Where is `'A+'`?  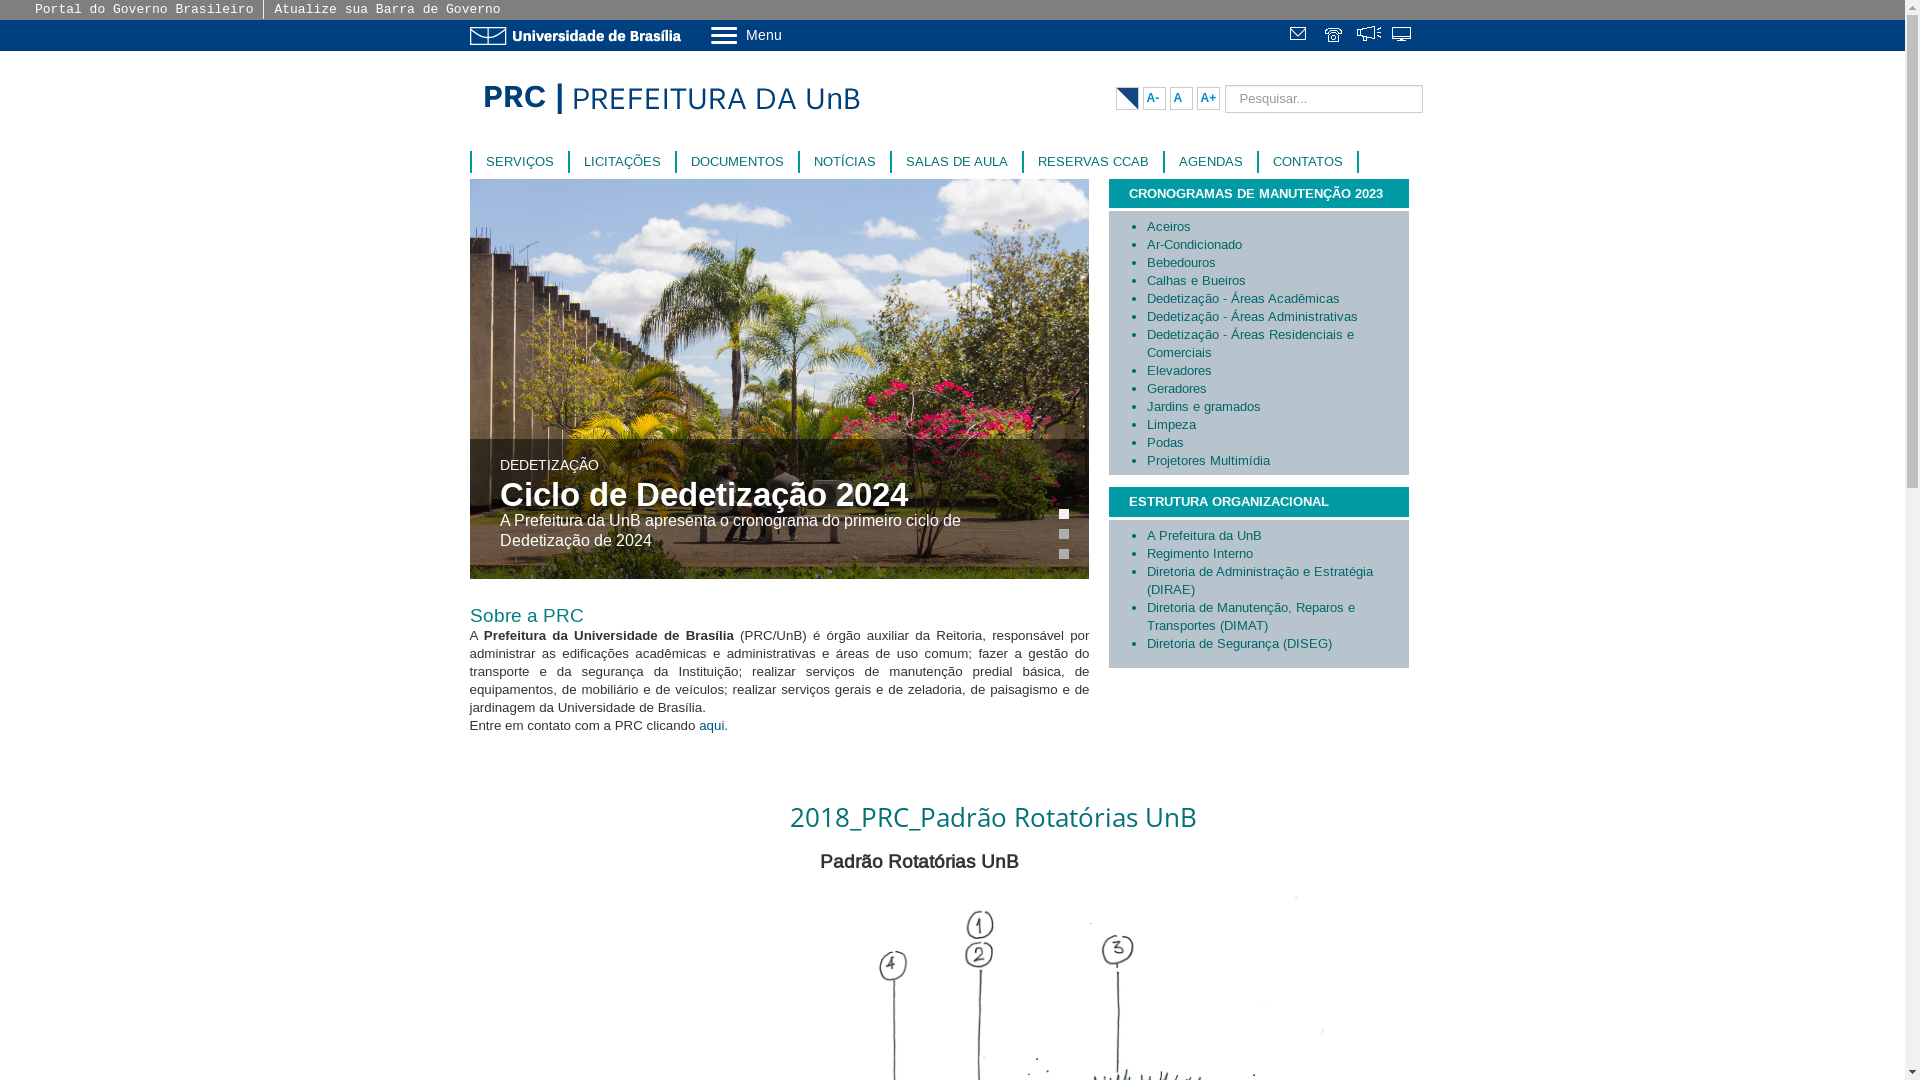 'A+' is located at coordinates (1206, 98).